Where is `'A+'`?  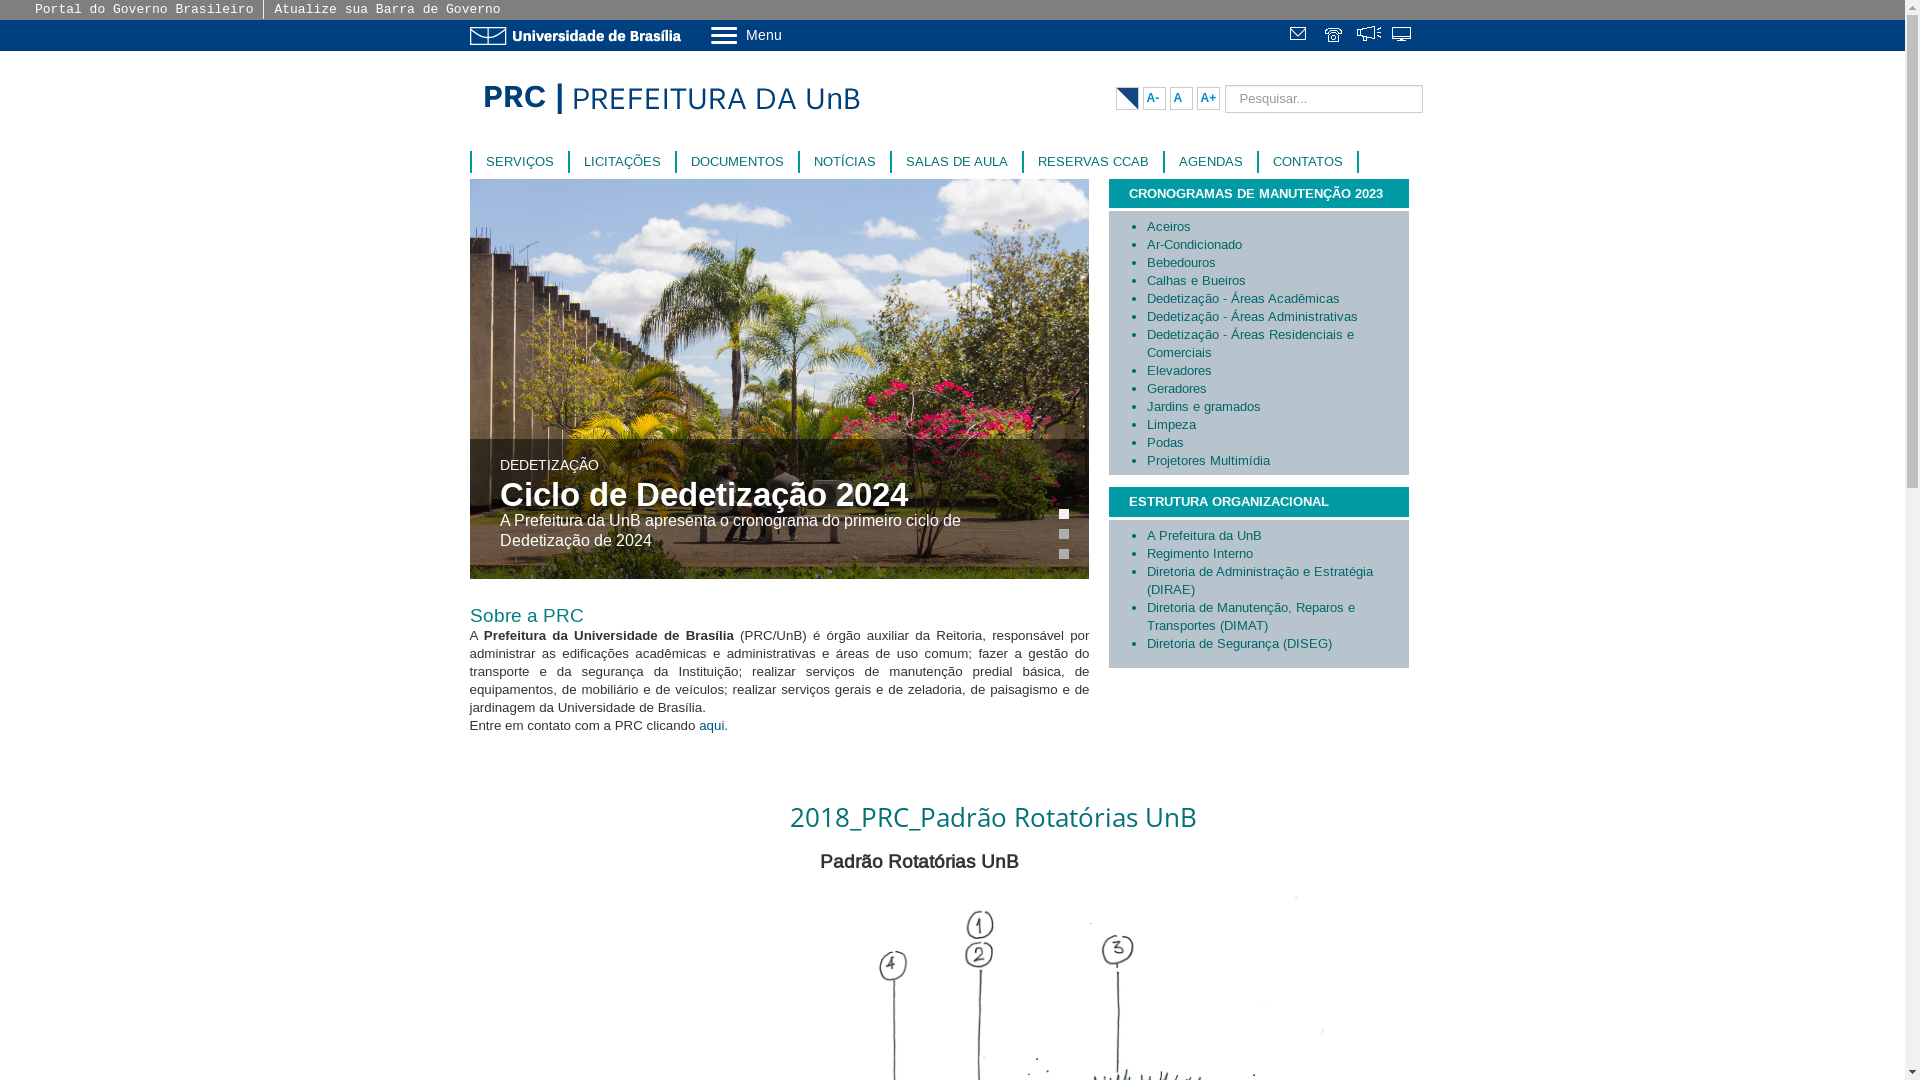 'A+' is located at coordinates (1206, 98).